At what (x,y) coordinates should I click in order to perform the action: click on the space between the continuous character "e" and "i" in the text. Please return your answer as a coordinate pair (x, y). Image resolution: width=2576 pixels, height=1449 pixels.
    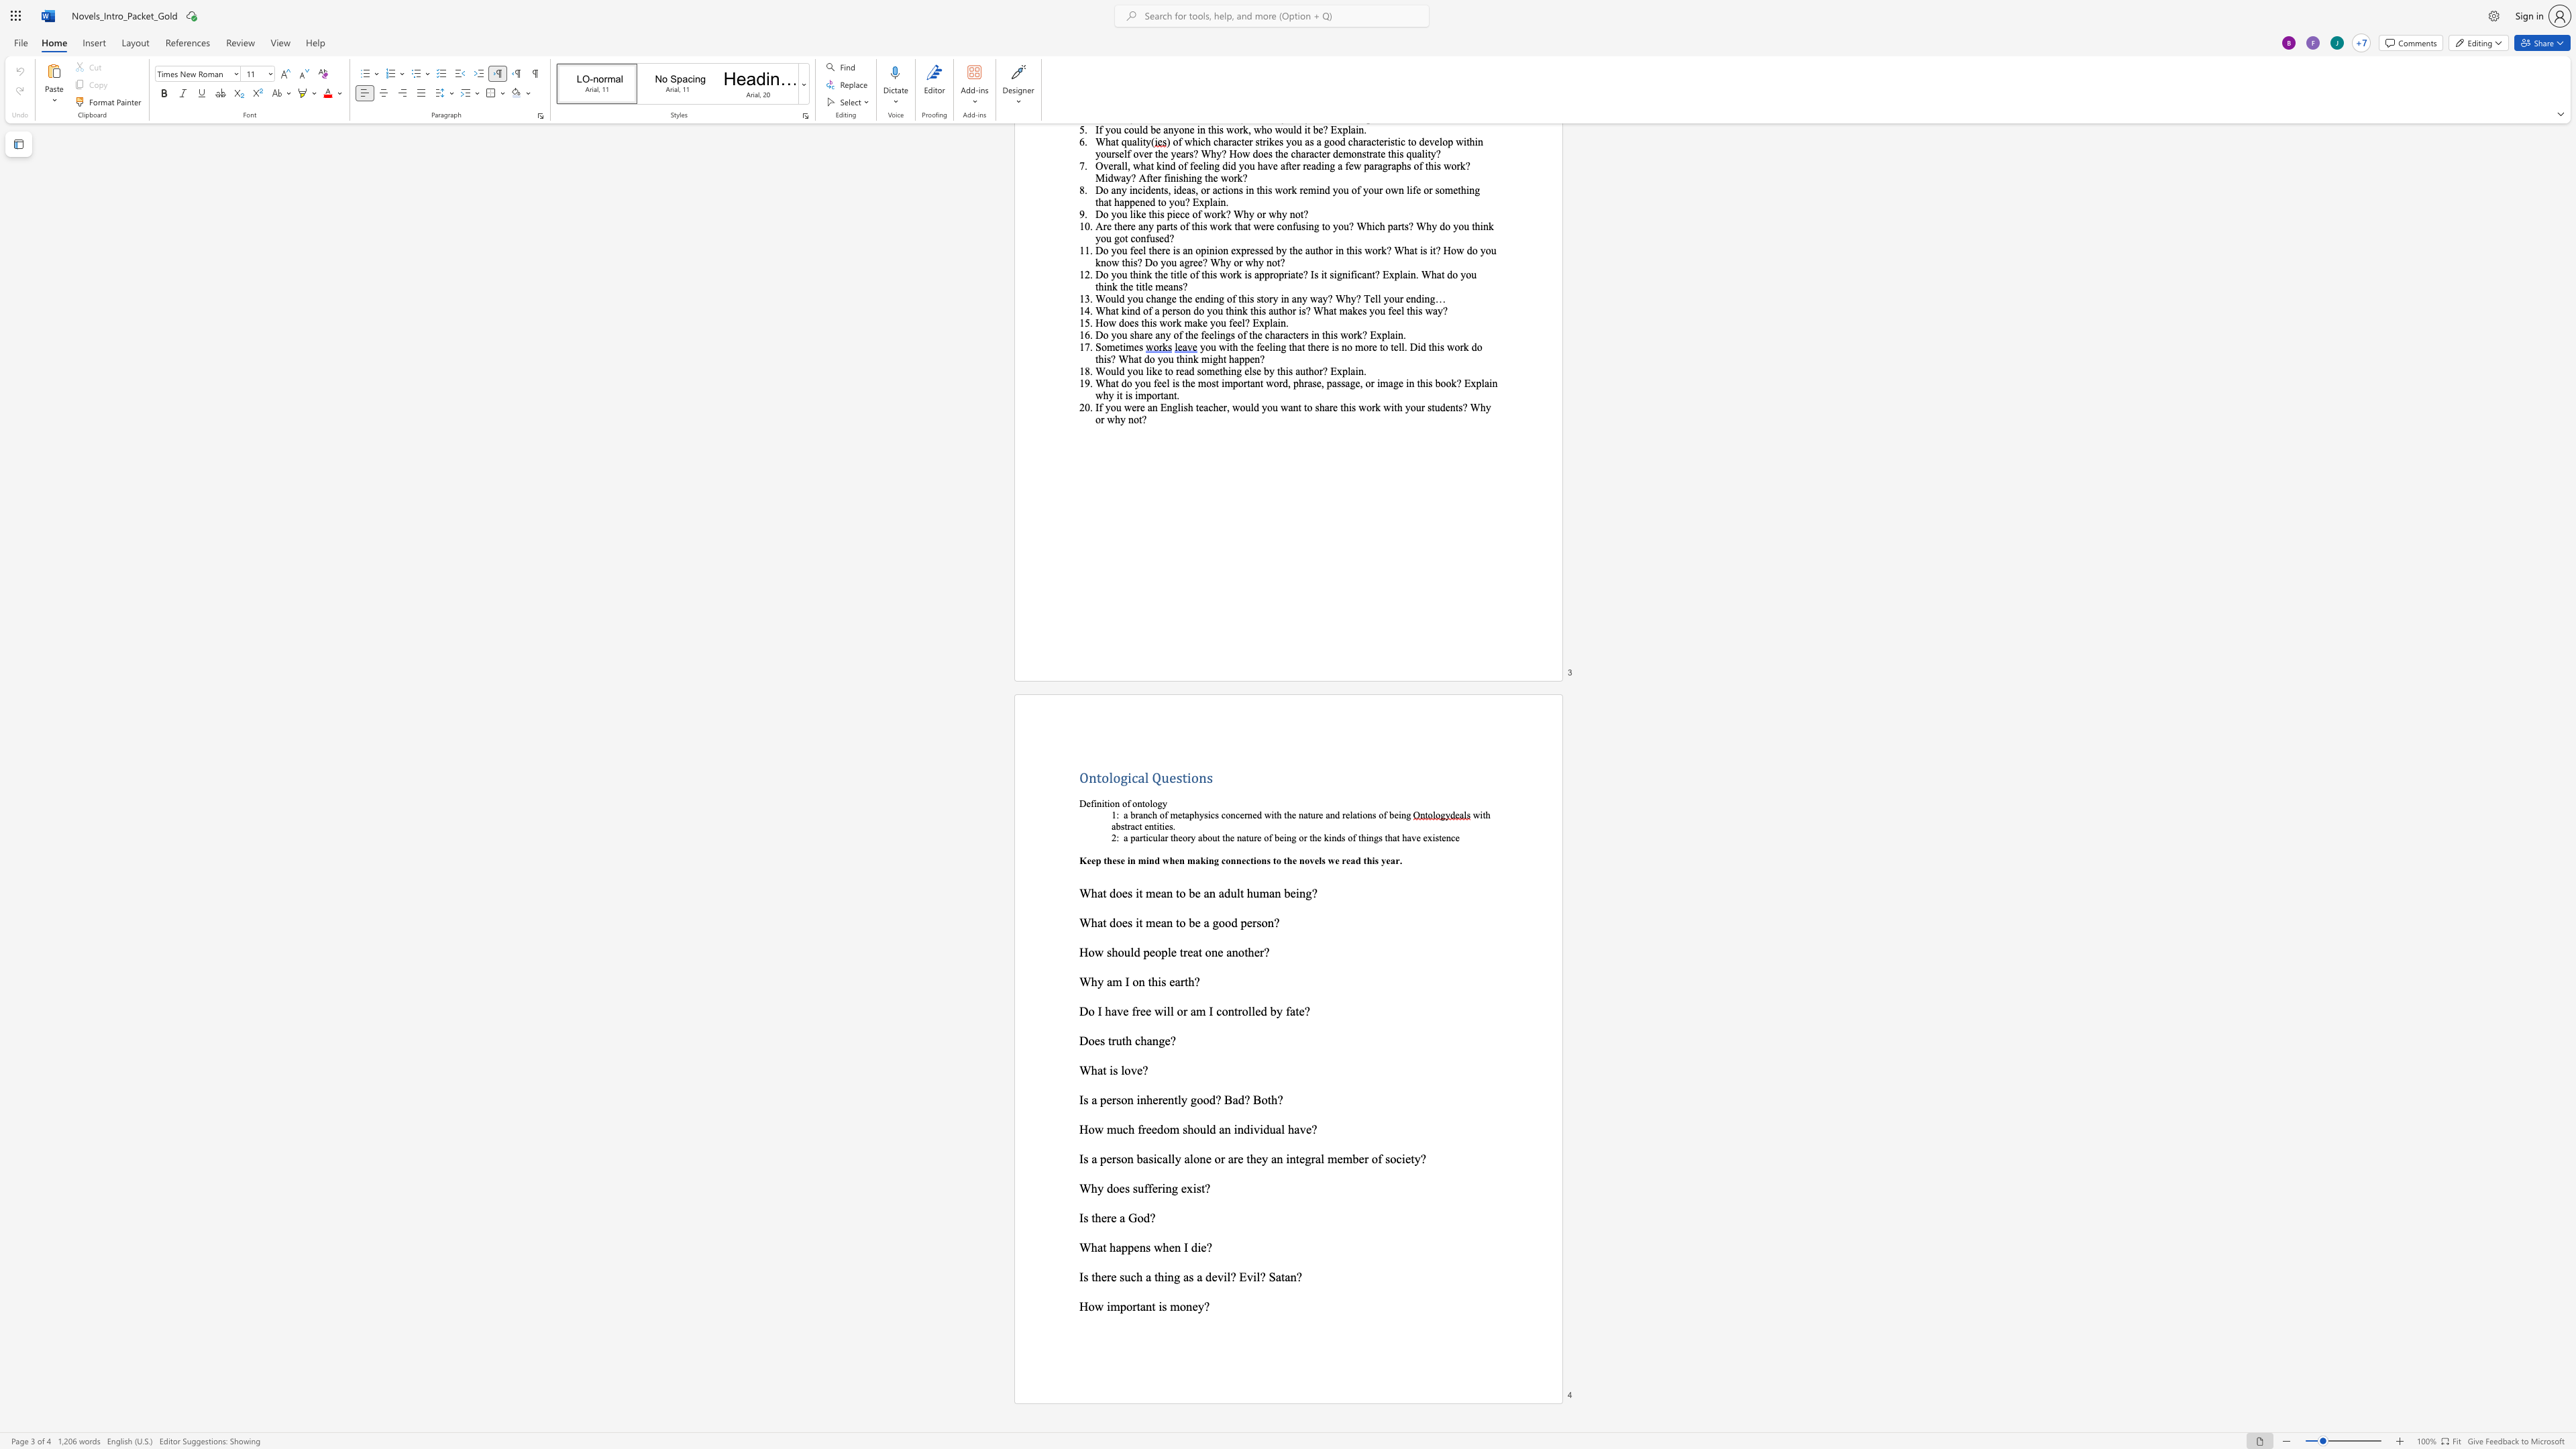
    Looking at the image, I should click on (1283, 836).